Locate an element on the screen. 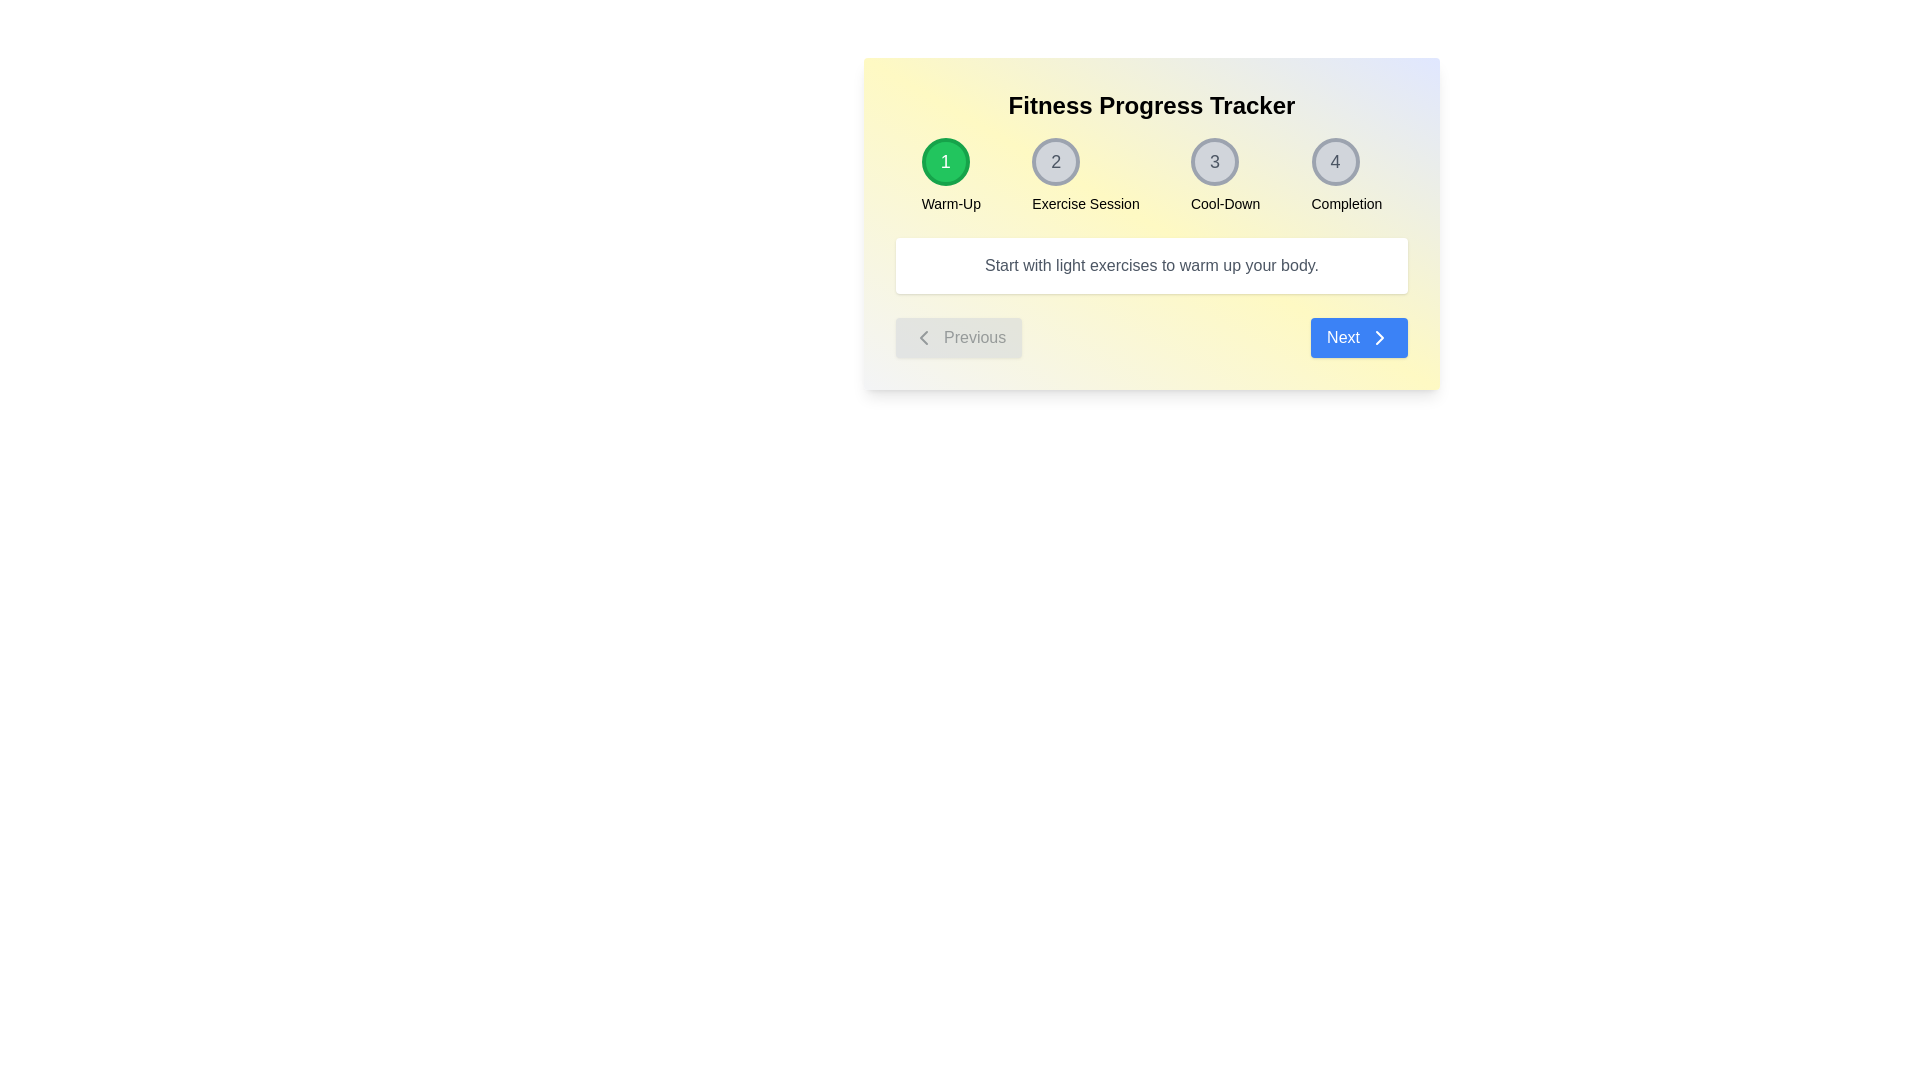  the first step in the progress tracker interface, which indicates the 'Warm-Up' stage is located at coordinates (944, 161).